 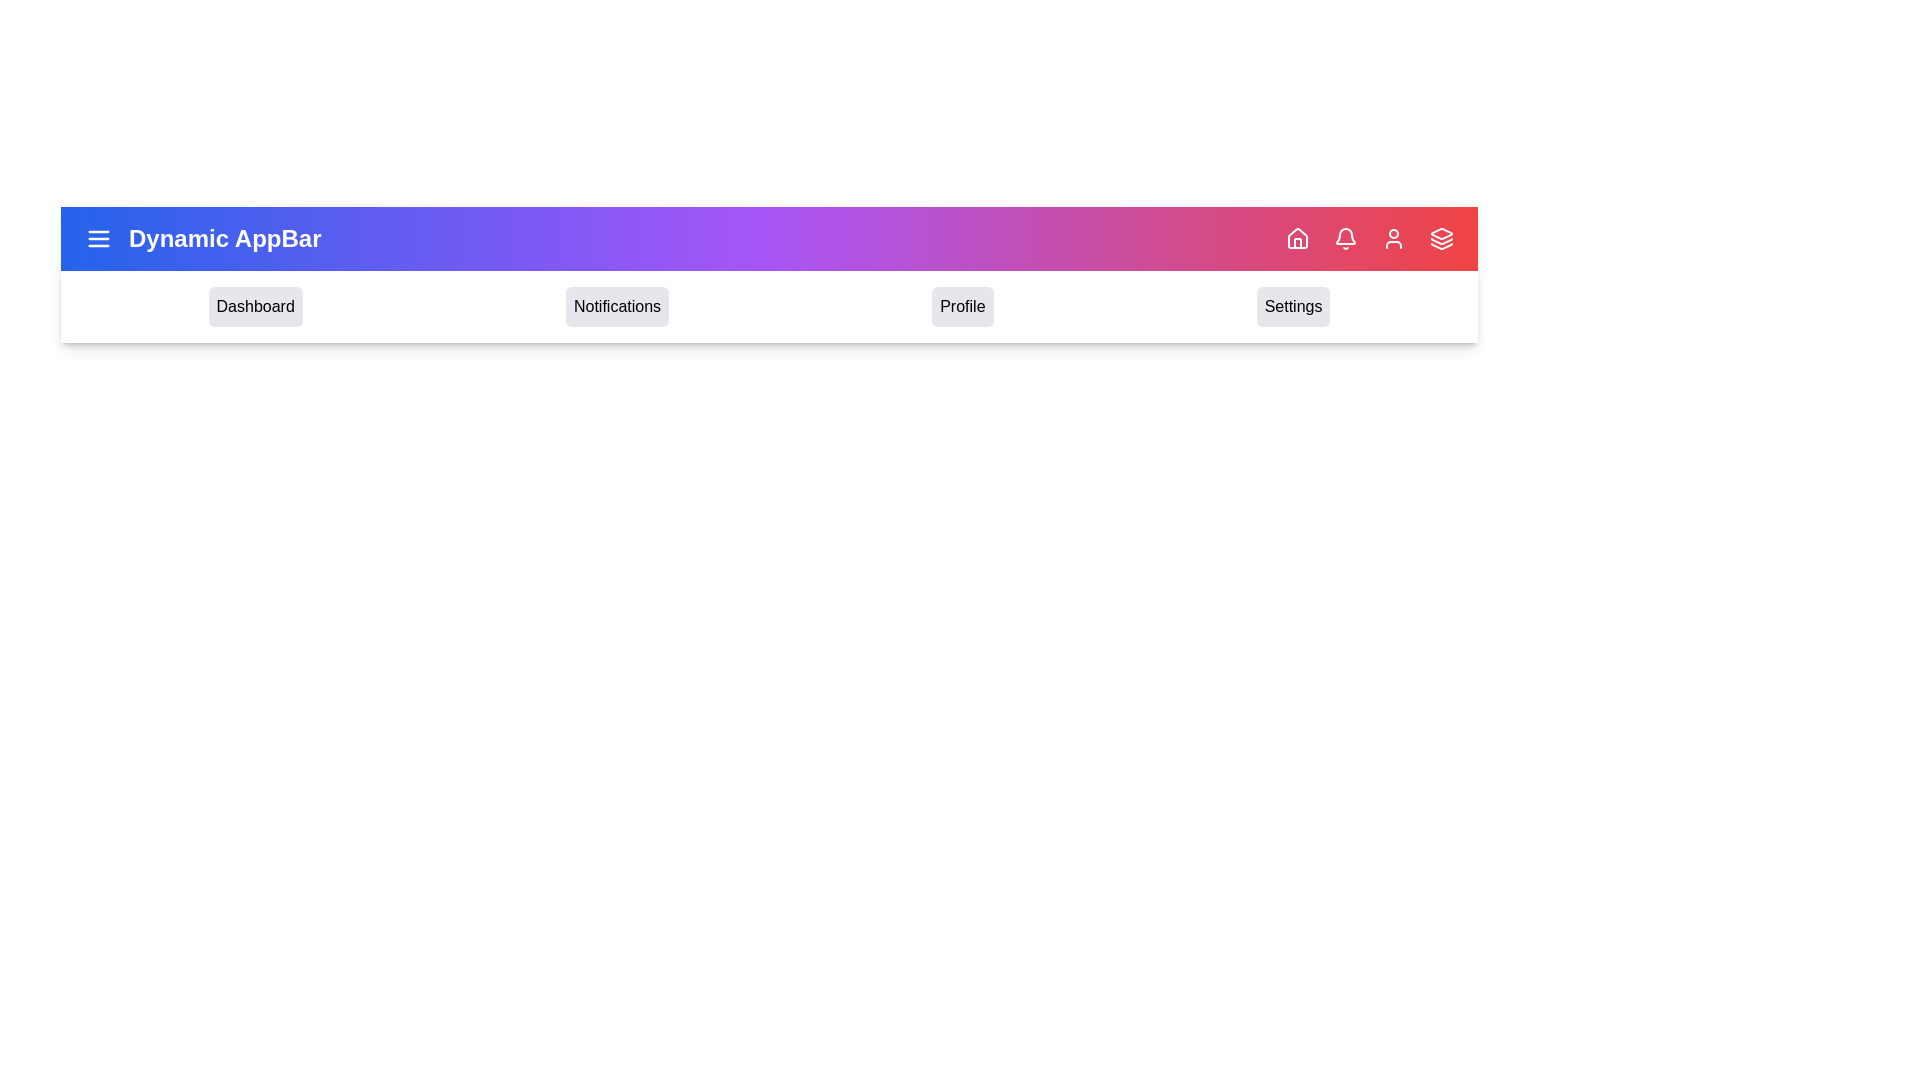 I want to click on the menu icon to toggle the menu's visibility, so click(x=98, y=238).